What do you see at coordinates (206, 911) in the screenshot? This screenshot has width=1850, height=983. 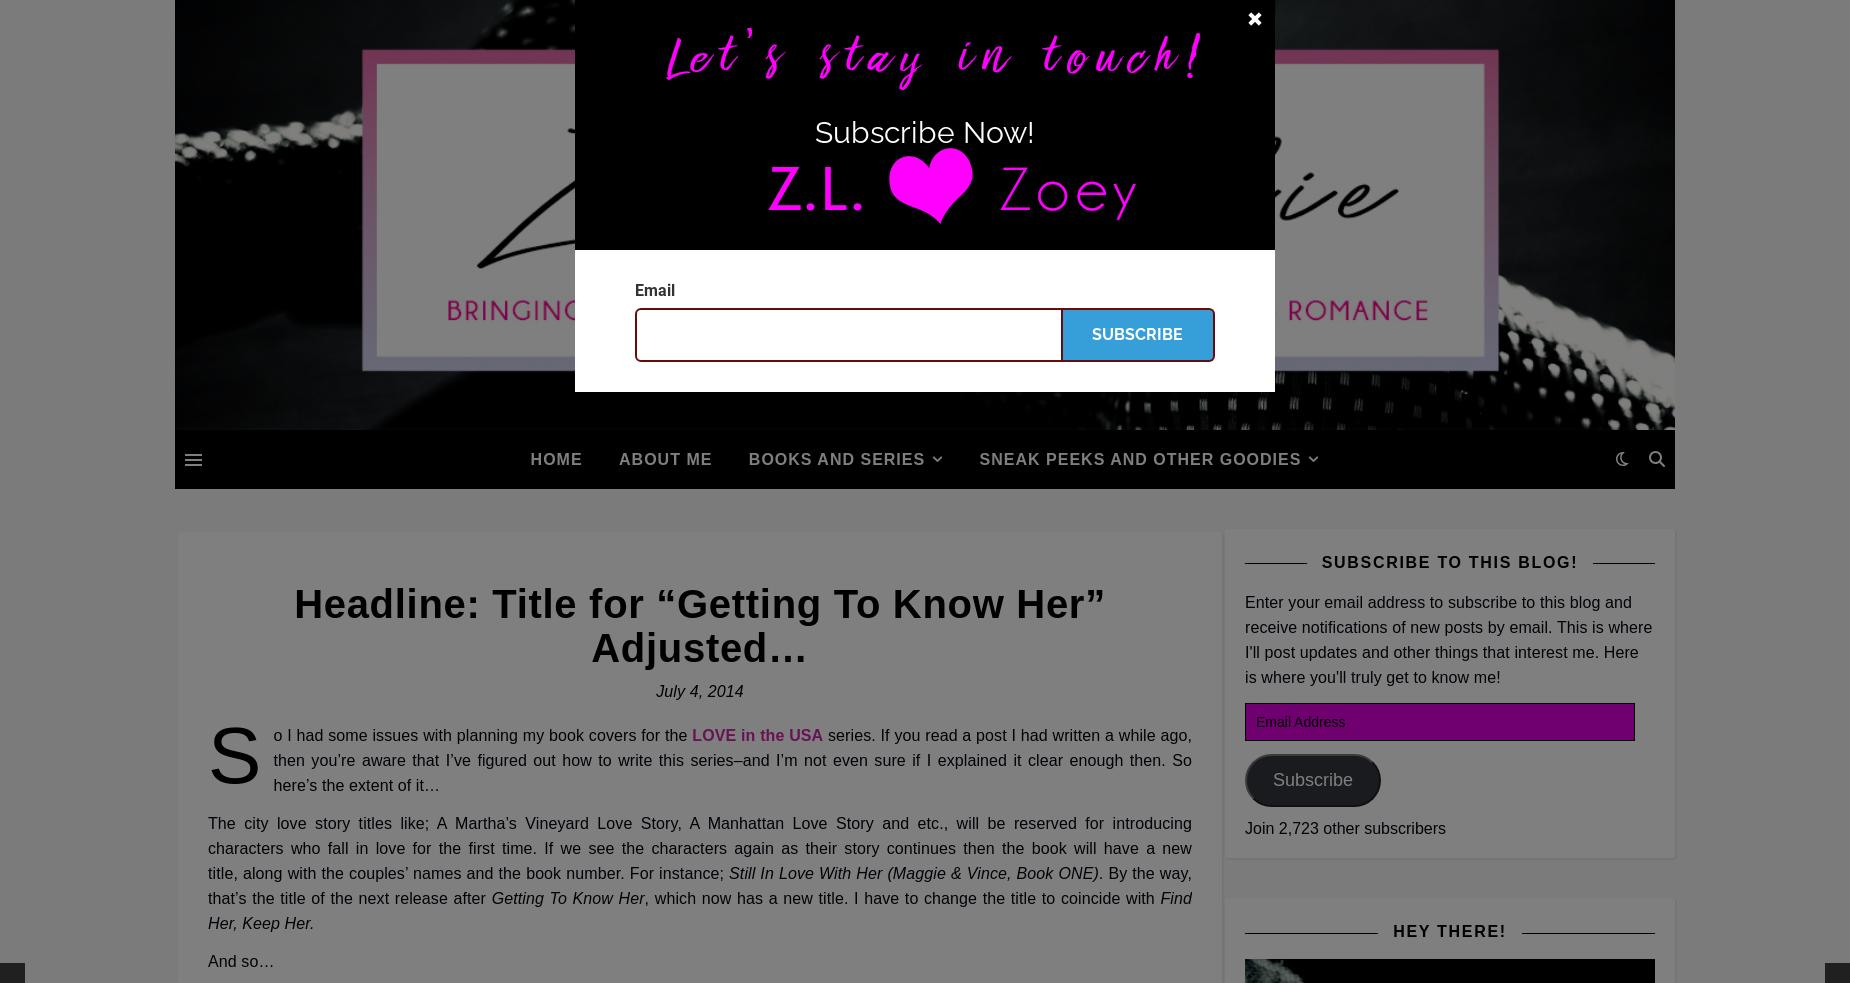 I see `'Find Her, Keep Her.'` at bounding box center [206, 911].